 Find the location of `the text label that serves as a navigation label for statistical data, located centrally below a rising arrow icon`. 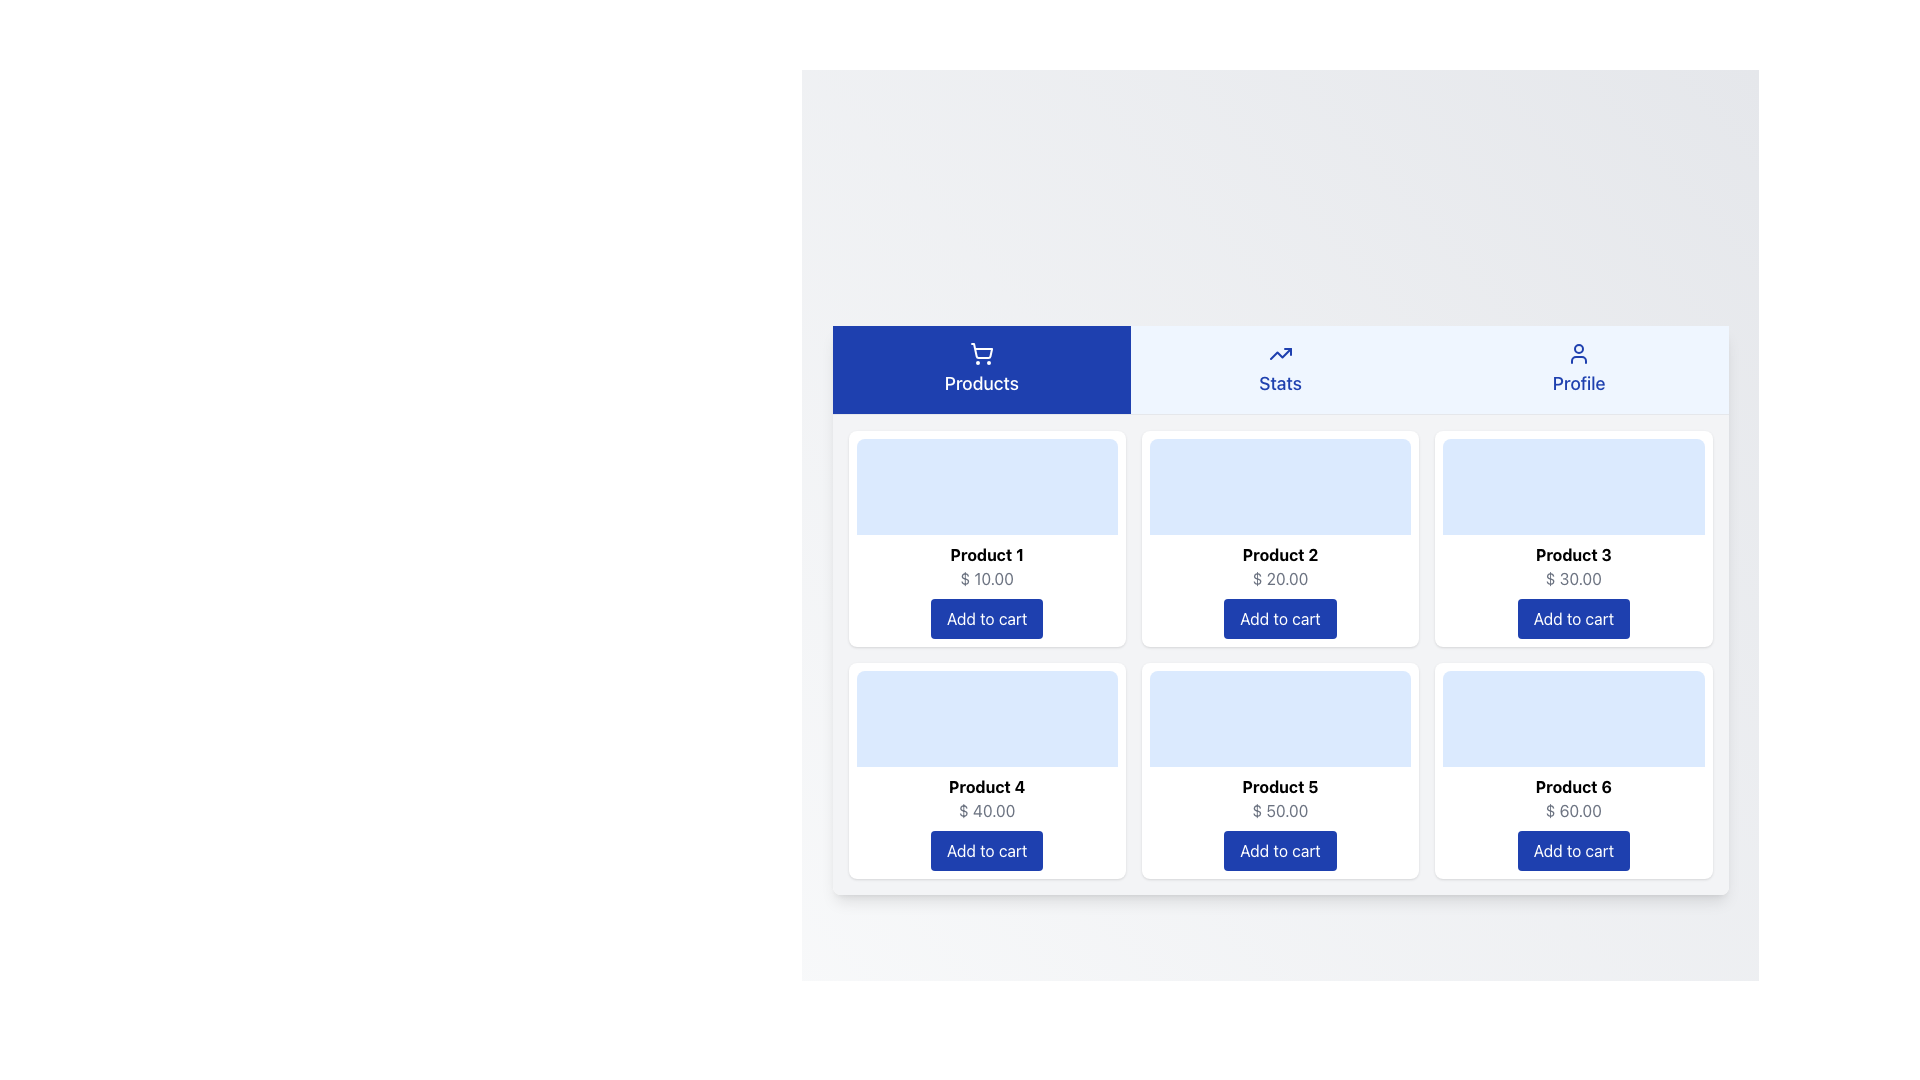

the text label that serves as a navigation label for statistical data, located centrally below a rising arrow icon is located at coordinates (1280, 383).